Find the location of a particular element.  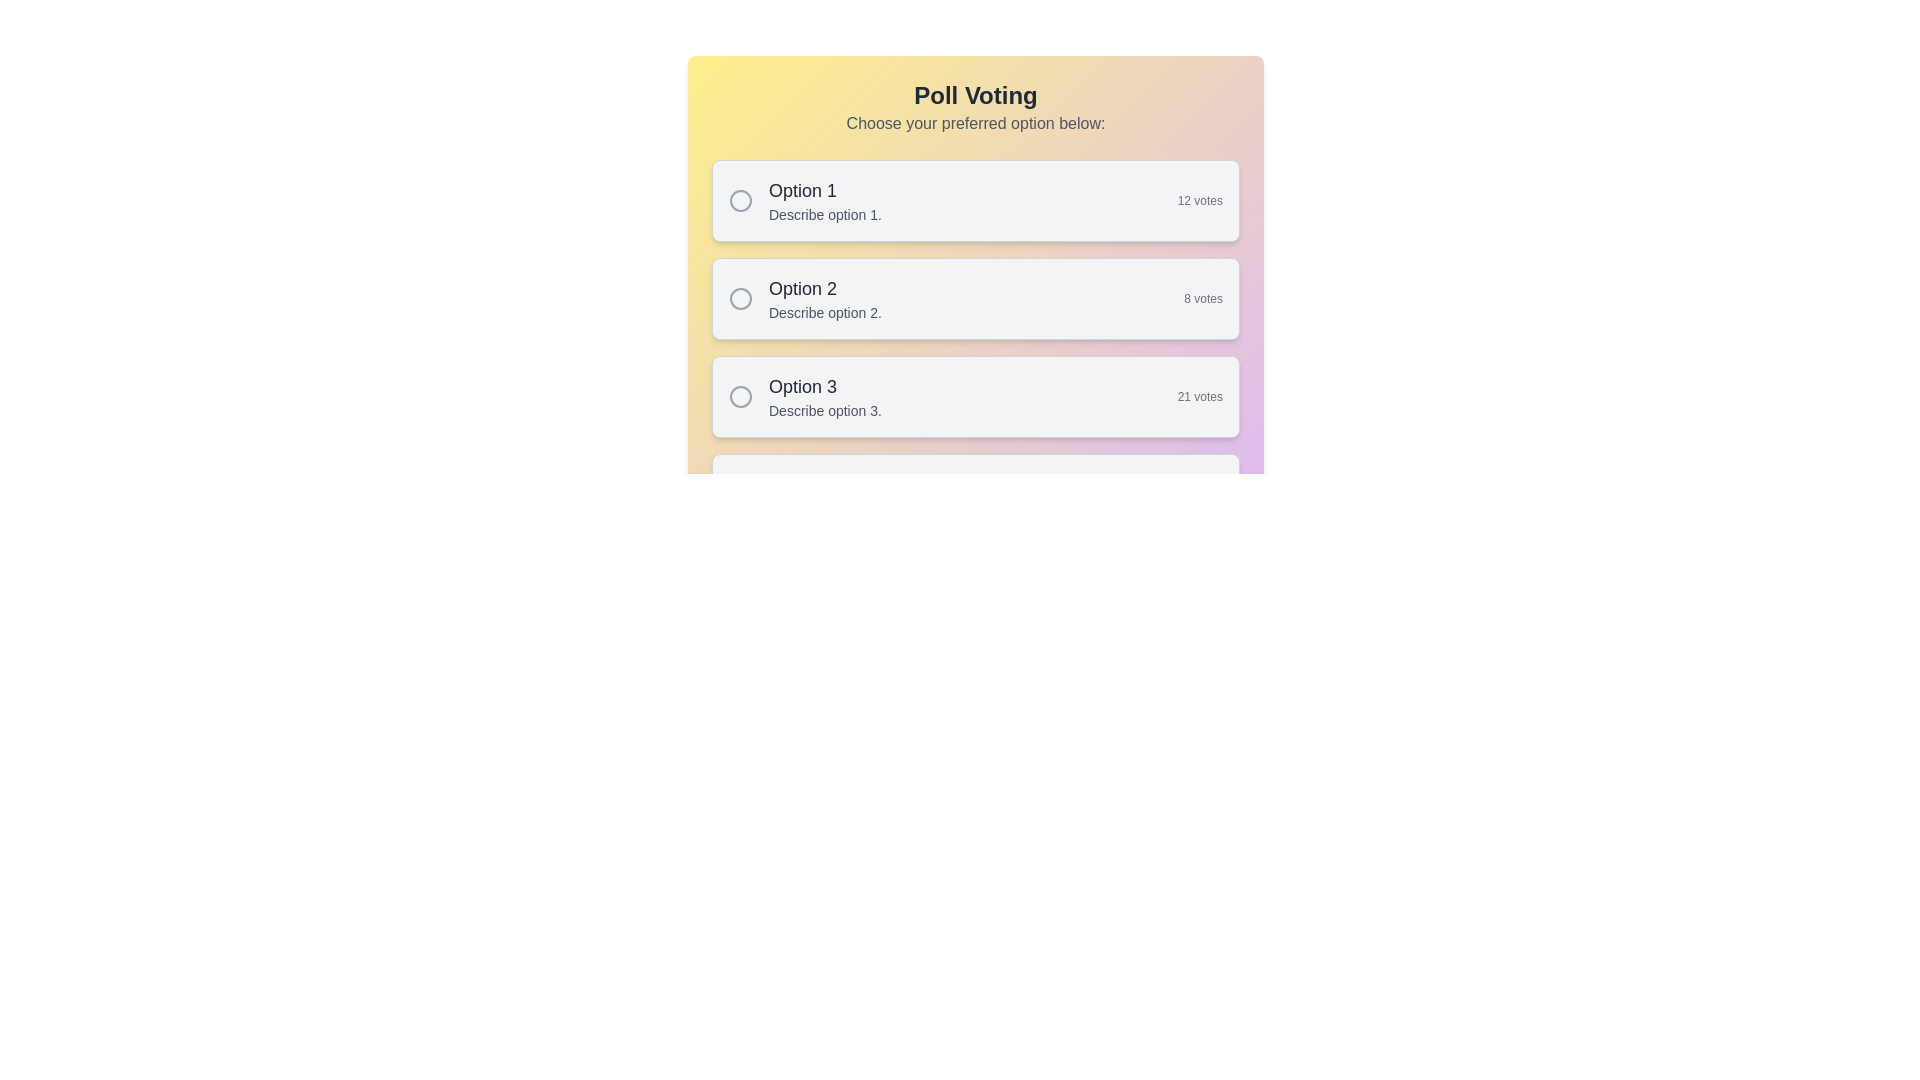

text from the 'Poll Voting' text block, which features a bold title and a subtitle prompting users to choose an option is located at coordinates (975, 108).